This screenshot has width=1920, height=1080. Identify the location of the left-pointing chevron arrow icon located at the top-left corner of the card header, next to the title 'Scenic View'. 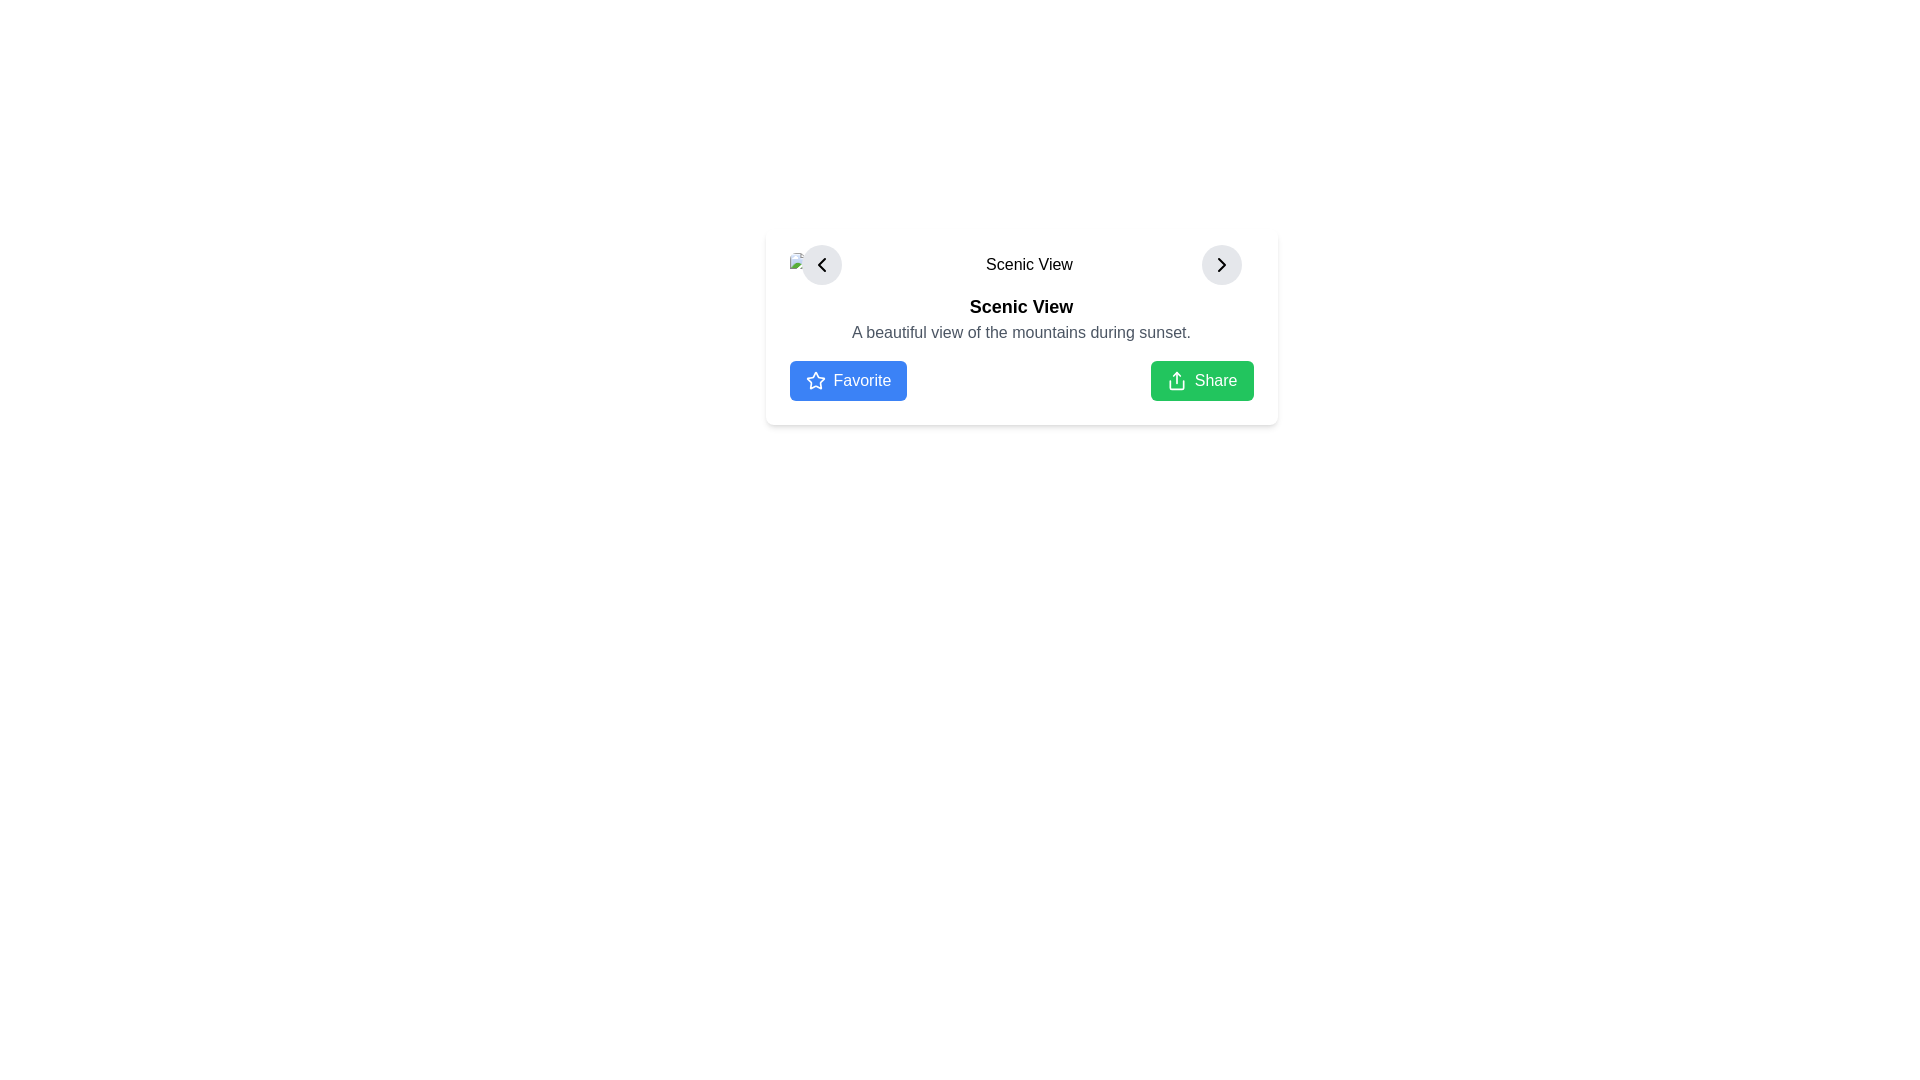
(821, 264).